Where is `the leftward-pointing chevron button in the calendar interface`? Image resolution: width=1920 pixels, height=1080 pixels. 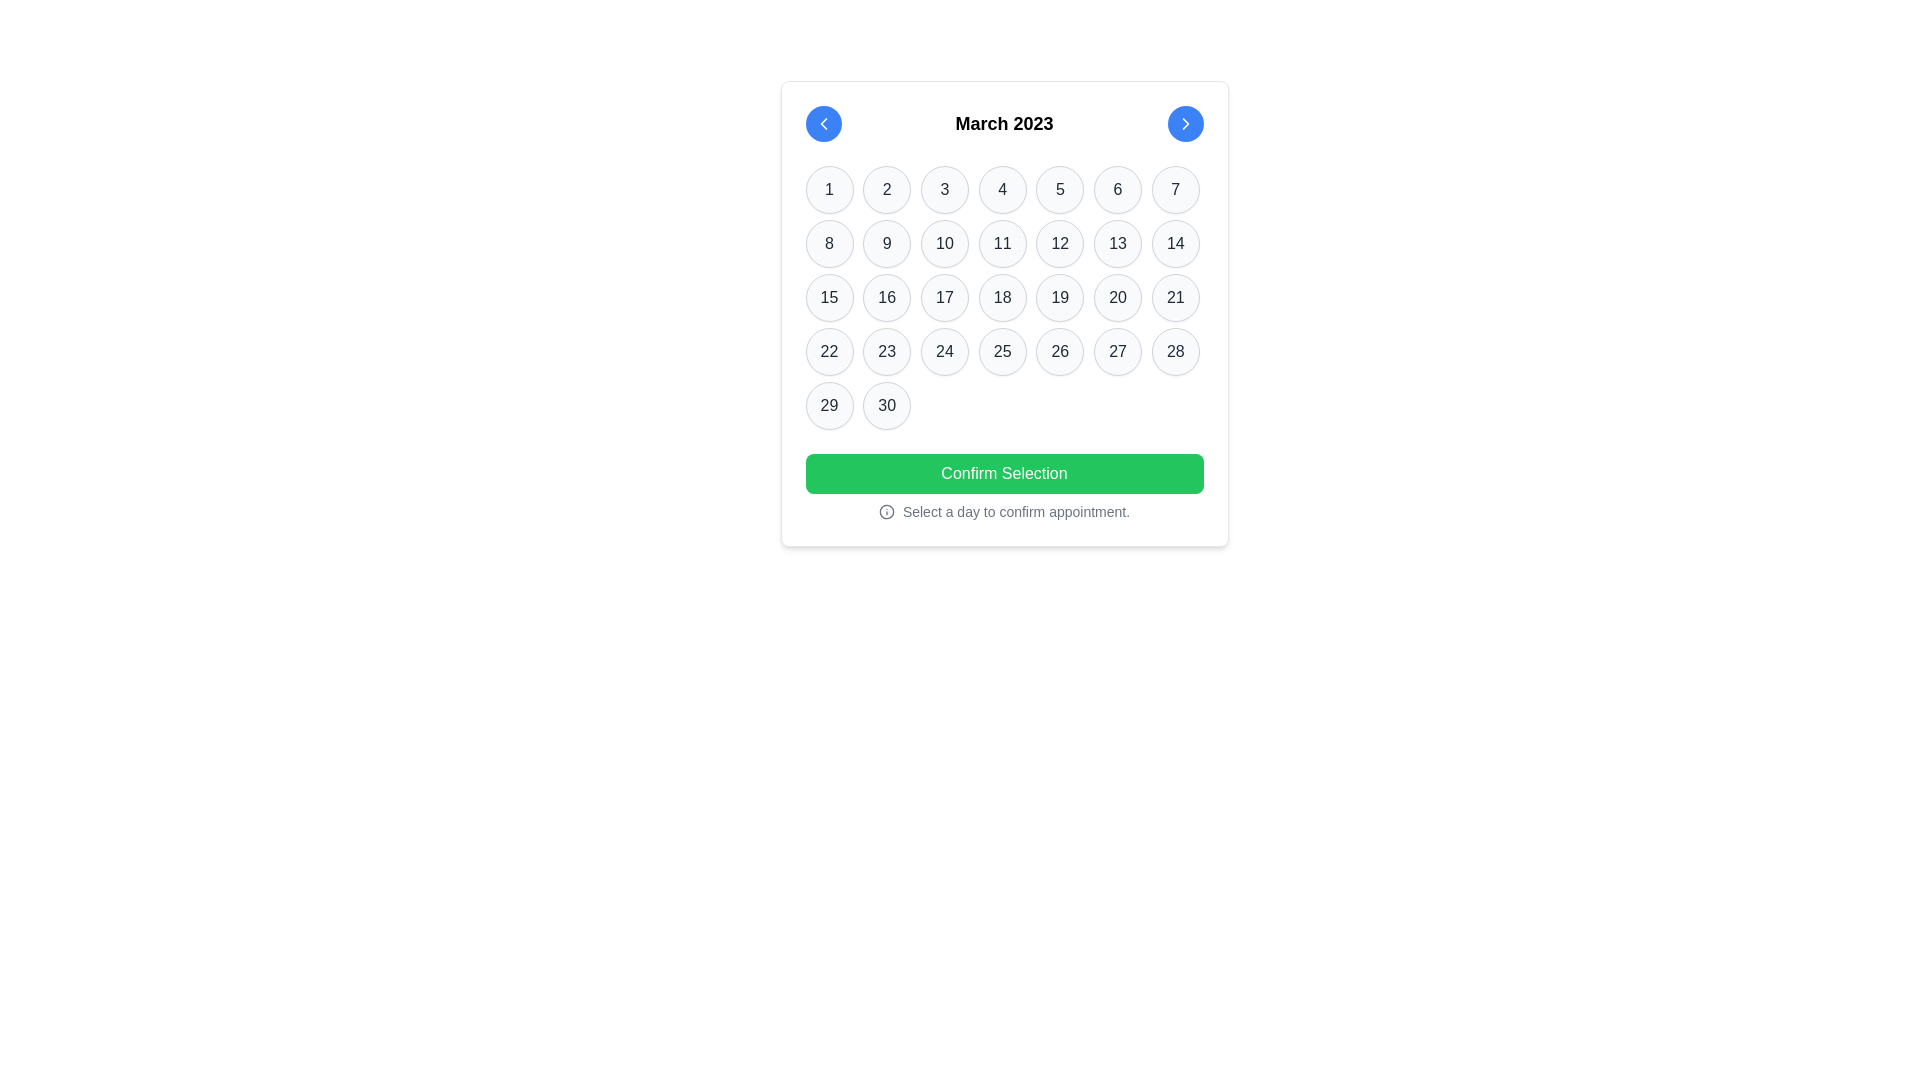 the leftward-pointing chevron button in the calendar interface is located at coordinates (823, 123).